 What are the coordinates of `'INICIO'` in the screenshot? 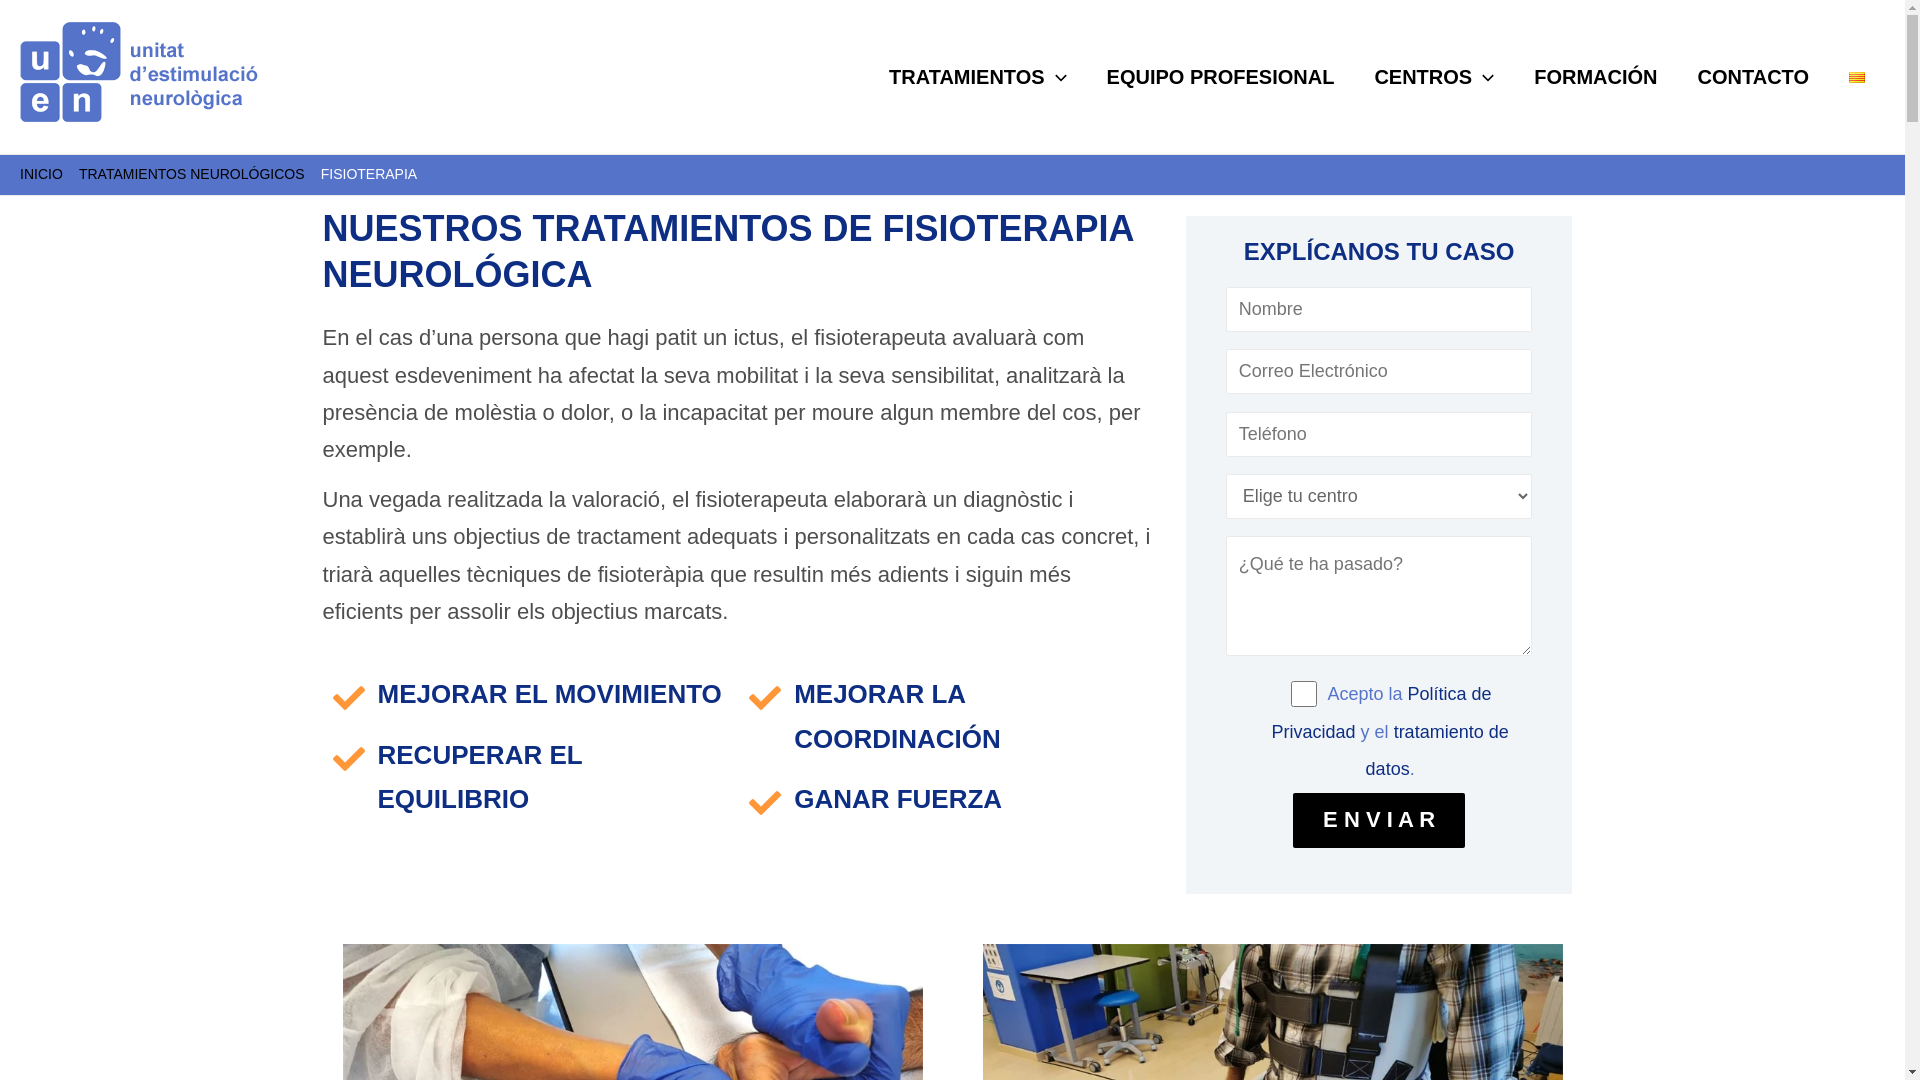 It's located at (41, 172).